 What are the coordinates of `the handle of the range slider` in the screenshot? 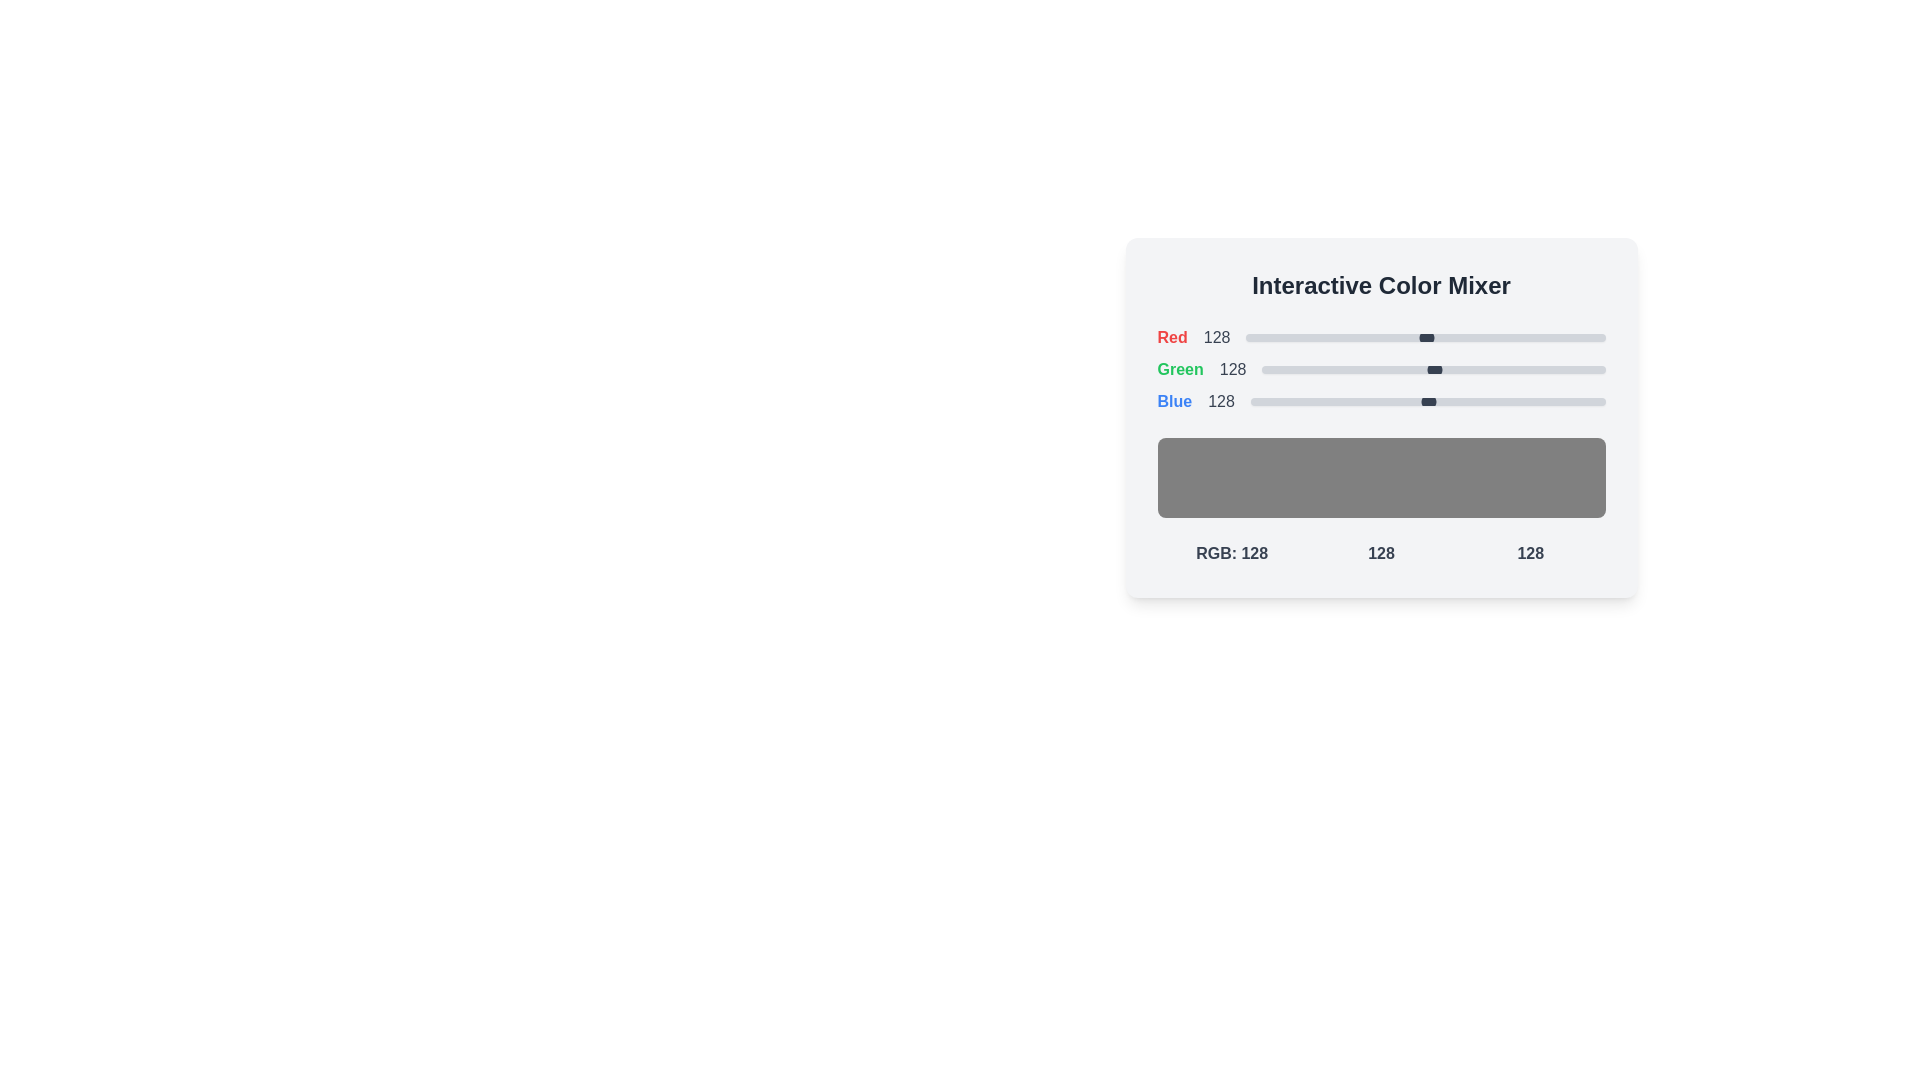 It's located at (1433, 370).